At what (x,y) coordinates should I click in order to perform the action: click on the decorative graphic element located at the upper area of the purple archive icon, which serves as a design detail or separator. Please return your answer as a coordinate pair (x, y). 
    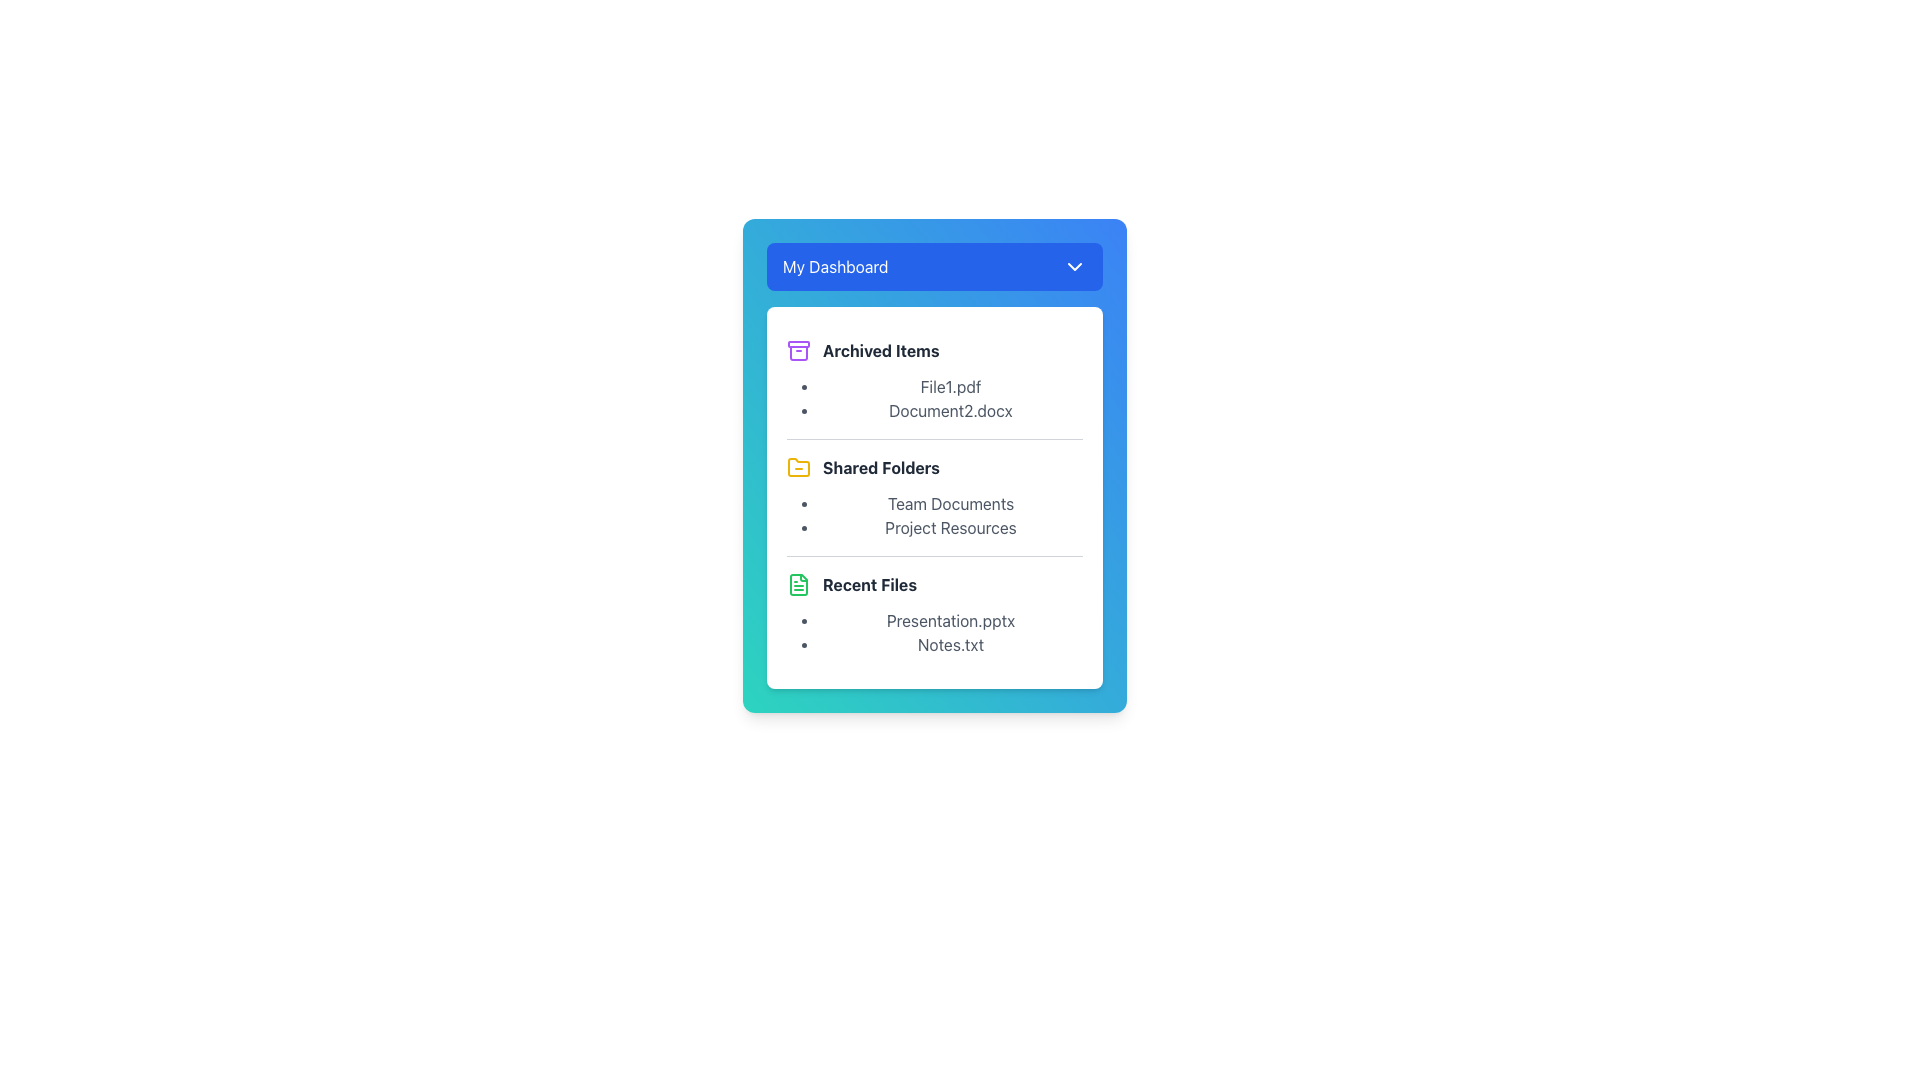
    Looking at the image, I should click on (797, 342).